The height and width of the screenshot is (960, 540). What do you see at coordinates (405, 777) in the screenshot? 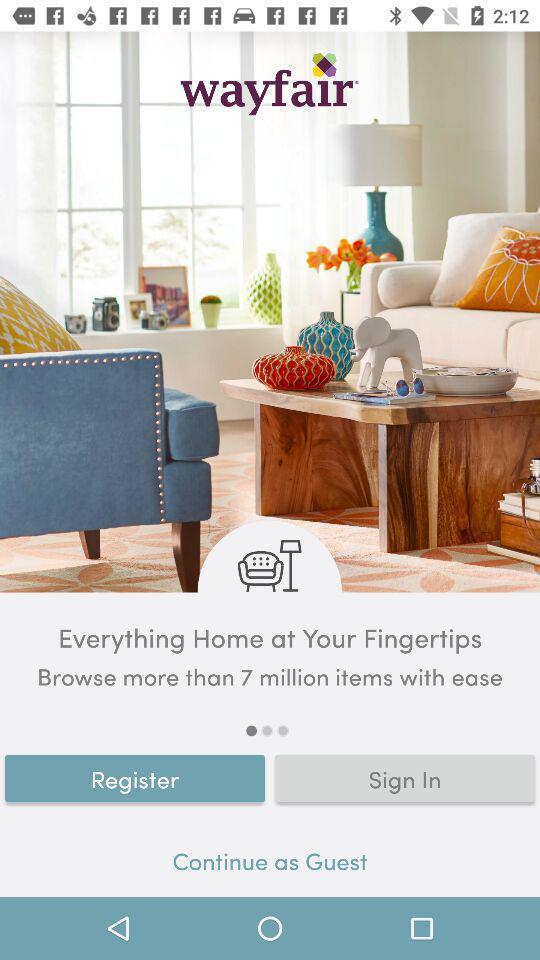
I see `item above continue as guest` at bounding box center [405, 777].